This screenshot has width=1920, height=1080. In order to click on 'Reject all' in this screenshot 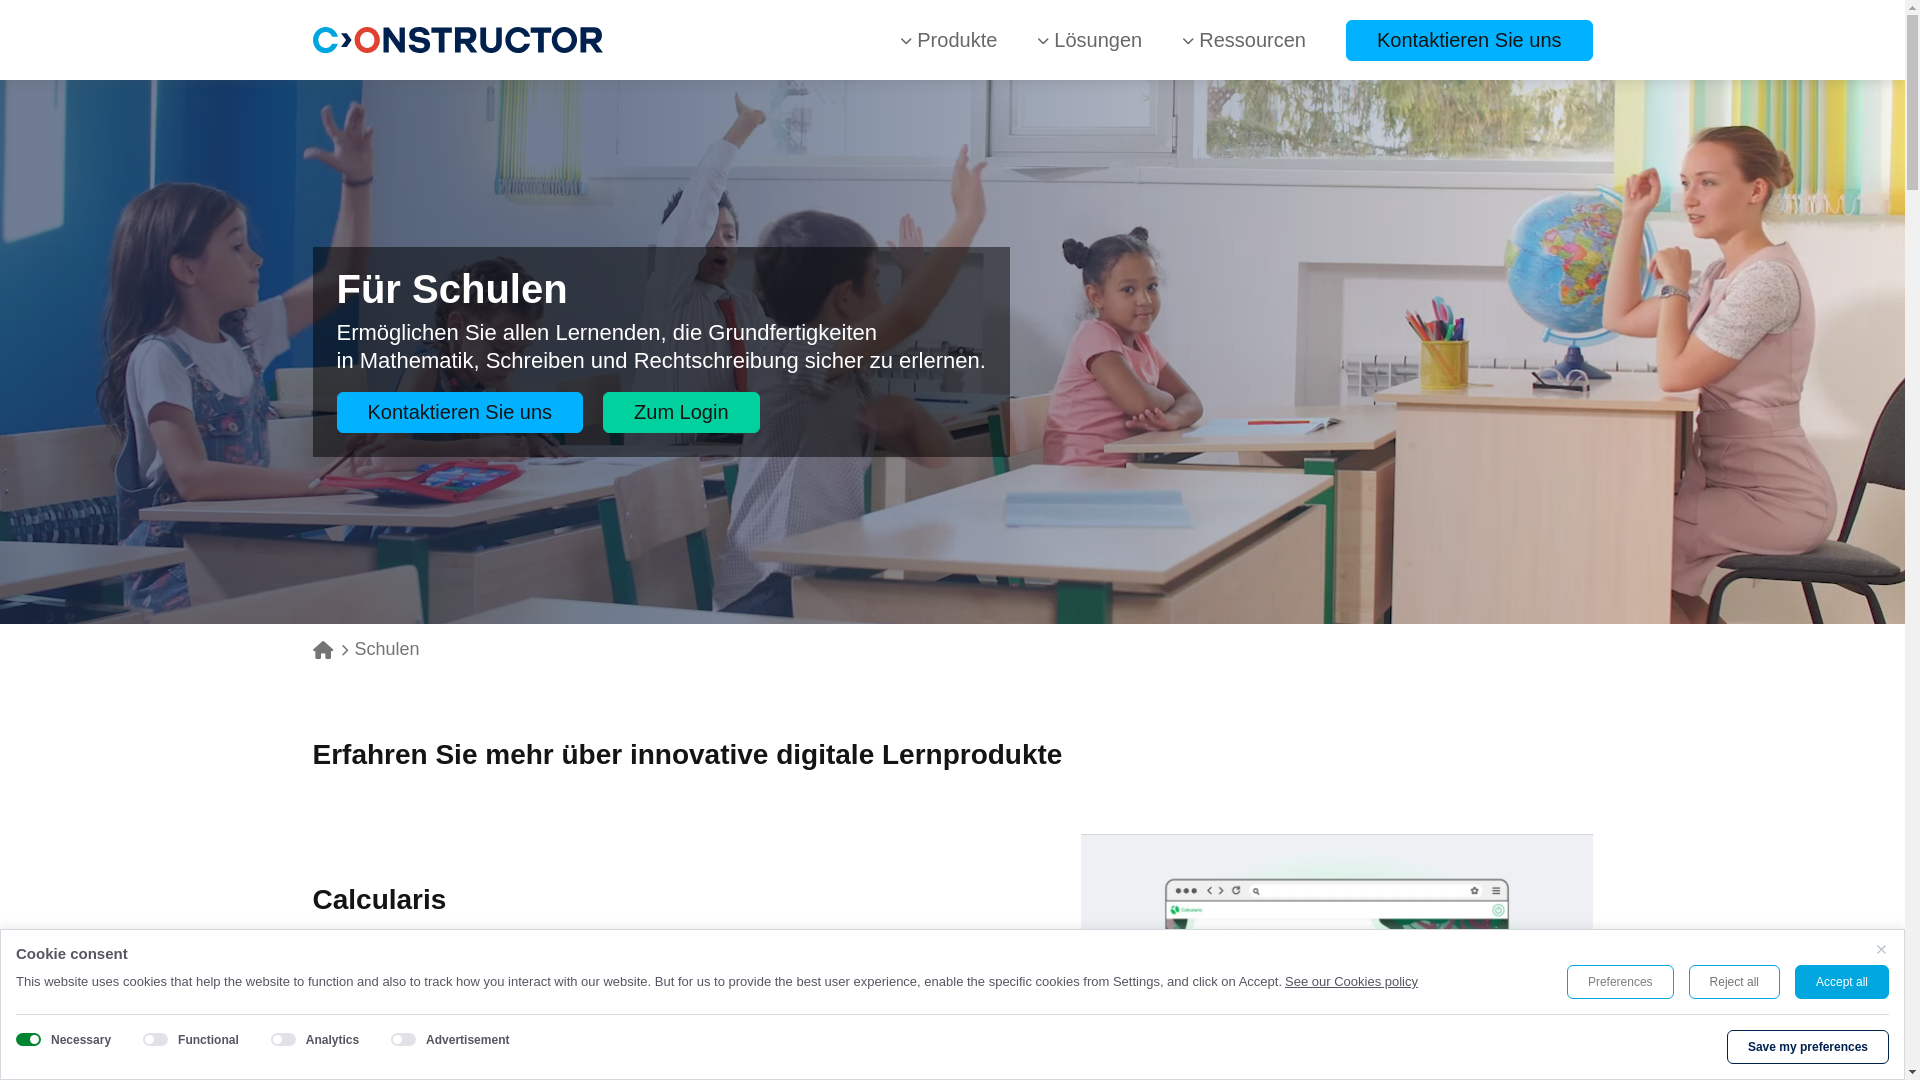, I will do `click(1733, 981)`.